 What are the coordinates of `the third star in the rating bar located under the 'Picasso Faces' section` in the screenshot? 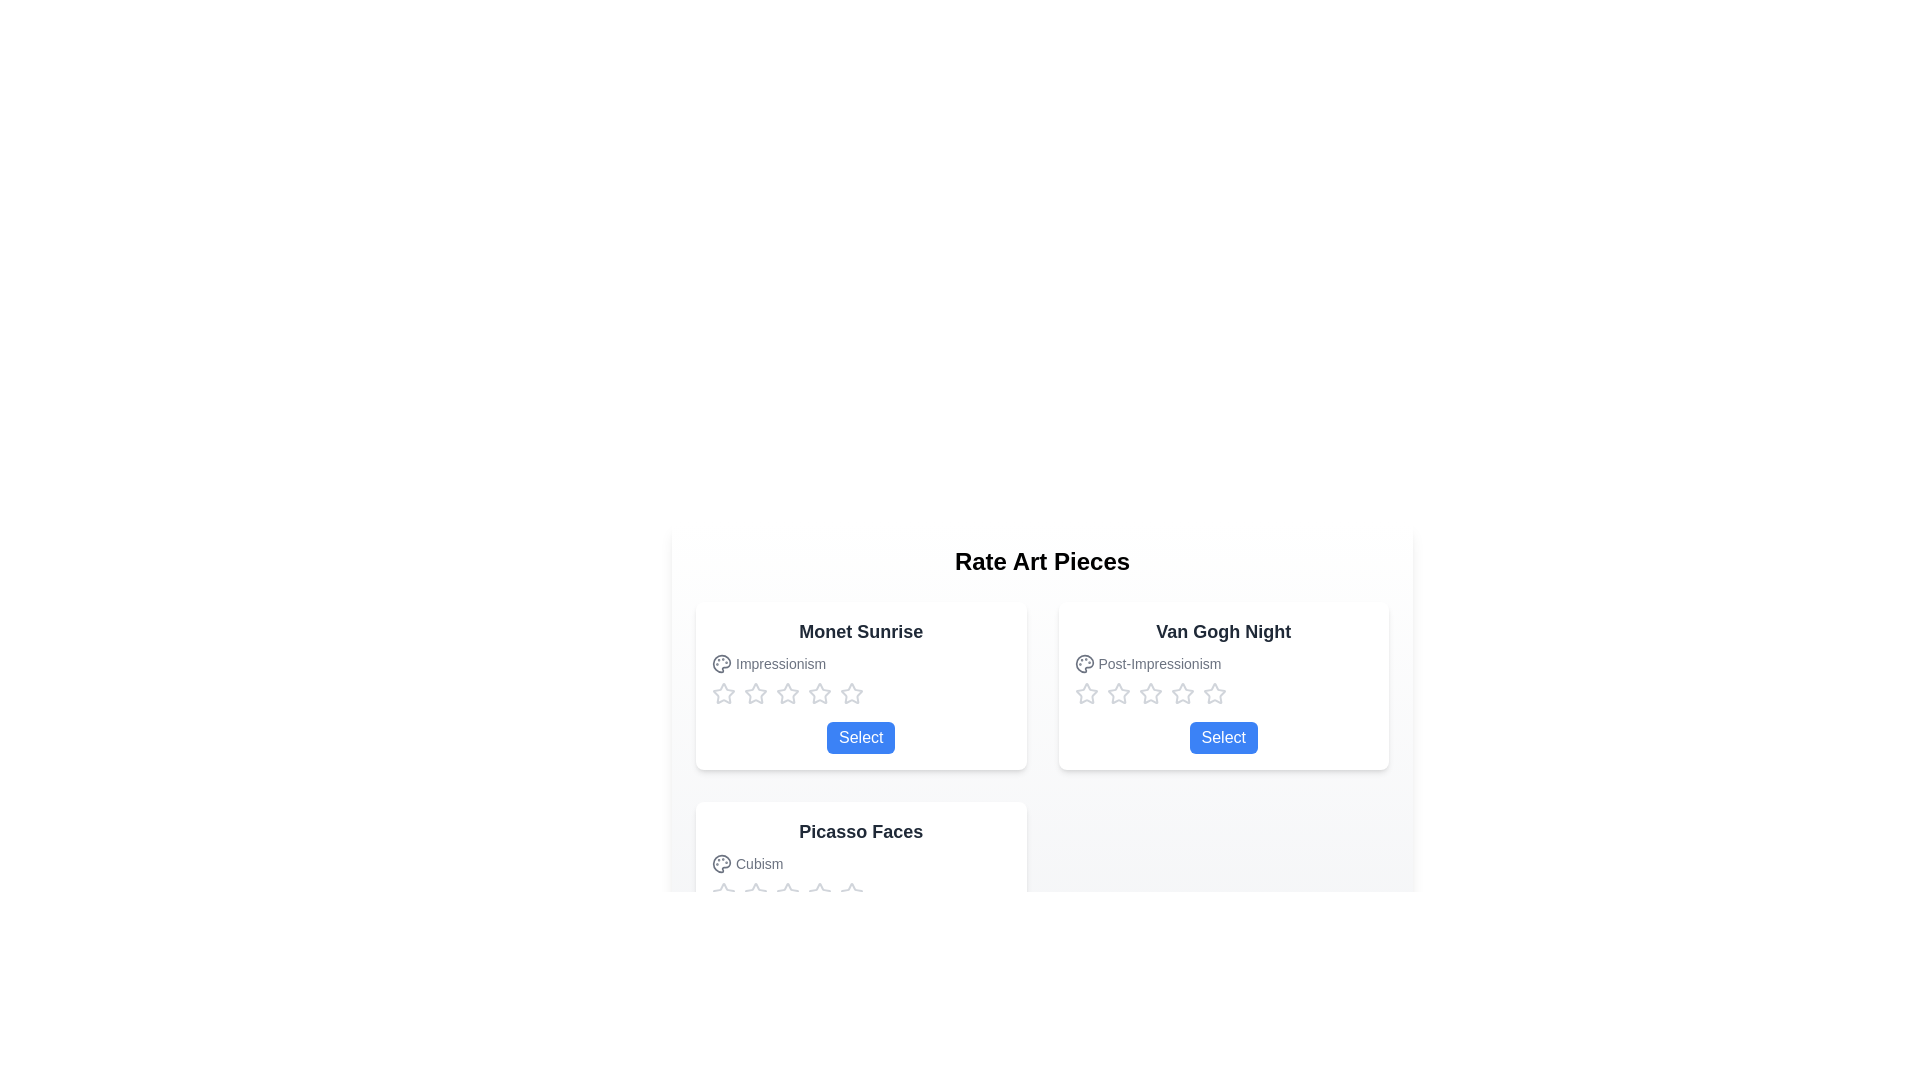 It's located at (820, 892).